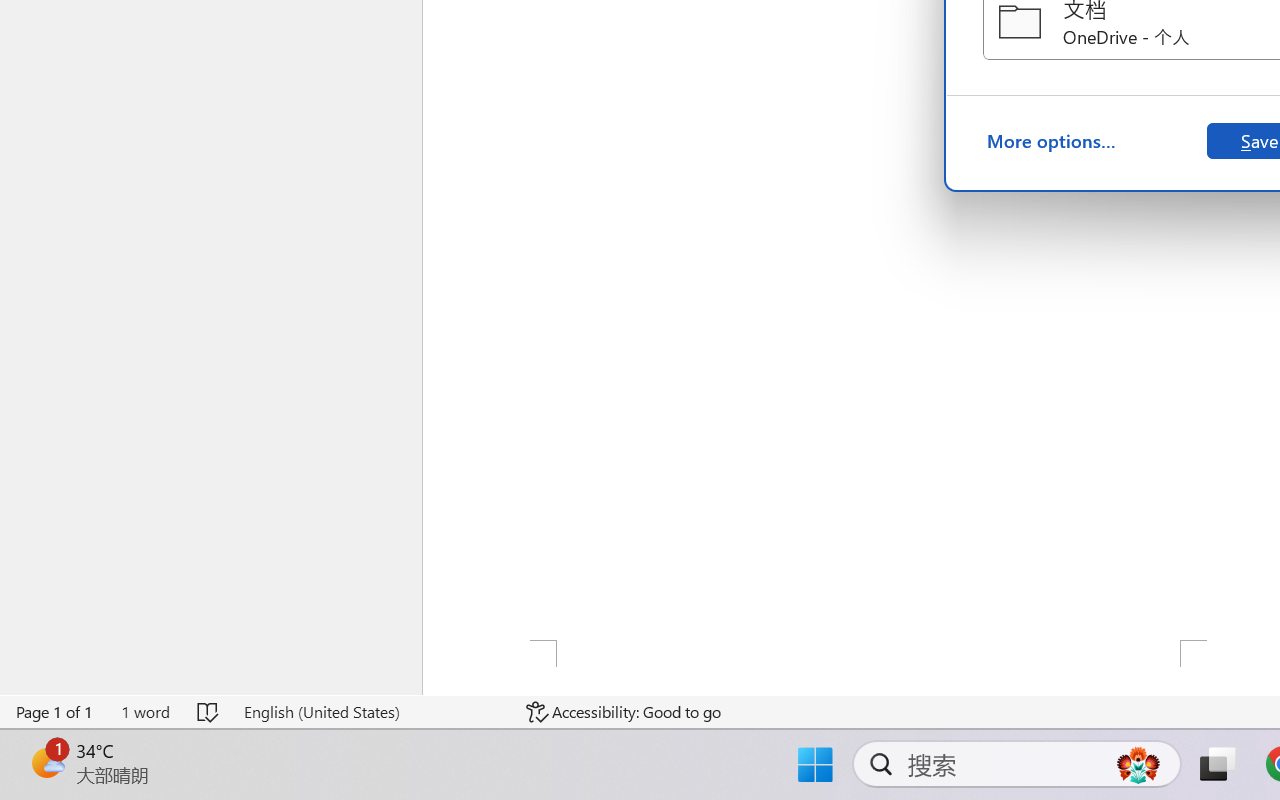 The width and height of the screenshot is (1280, 800). What do you see at coordinates (371, 711) in the screenshot?
I see `'Language English (United States)'` at bounding box center [371, 711].